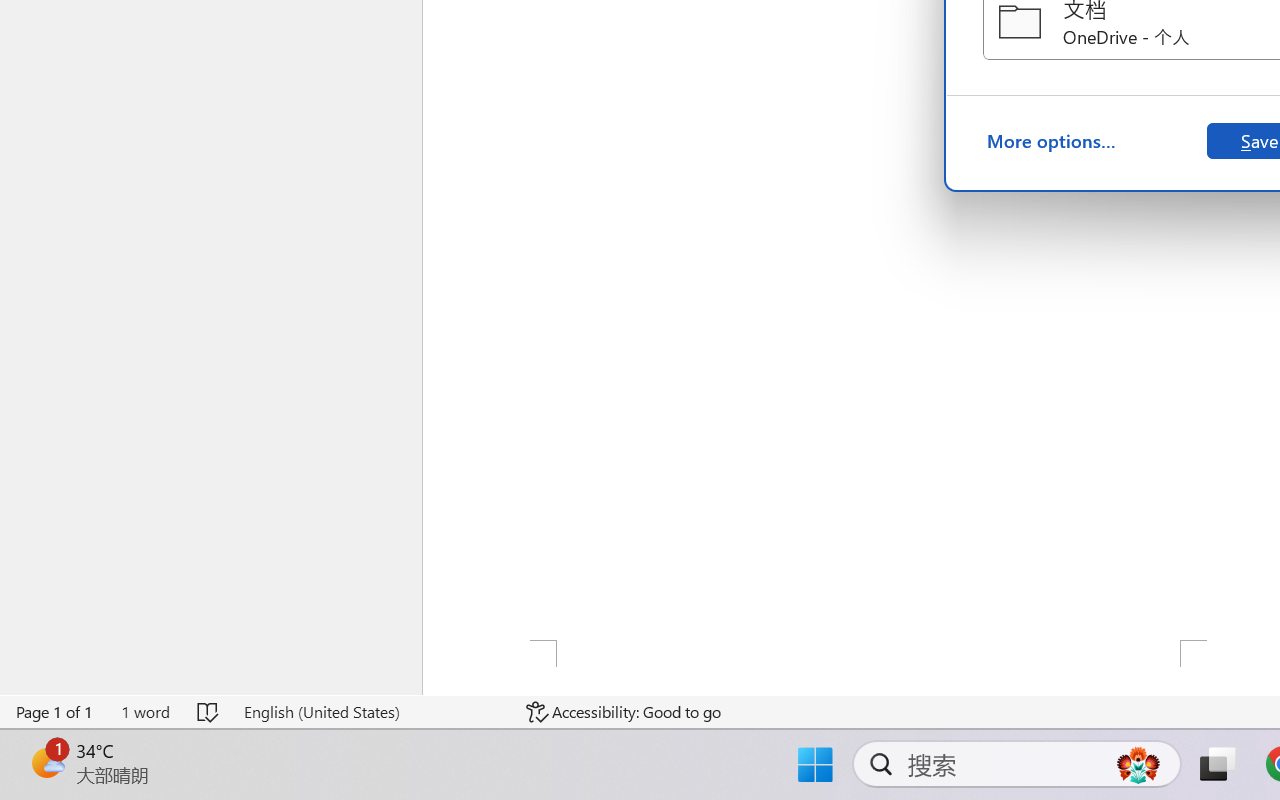 The width and height of the screenshot is (1280, 800). What do you see at coordinates (371, 711) in the screenshot?
I see `'Language English (United States)'` at bounding box center [371, 711].